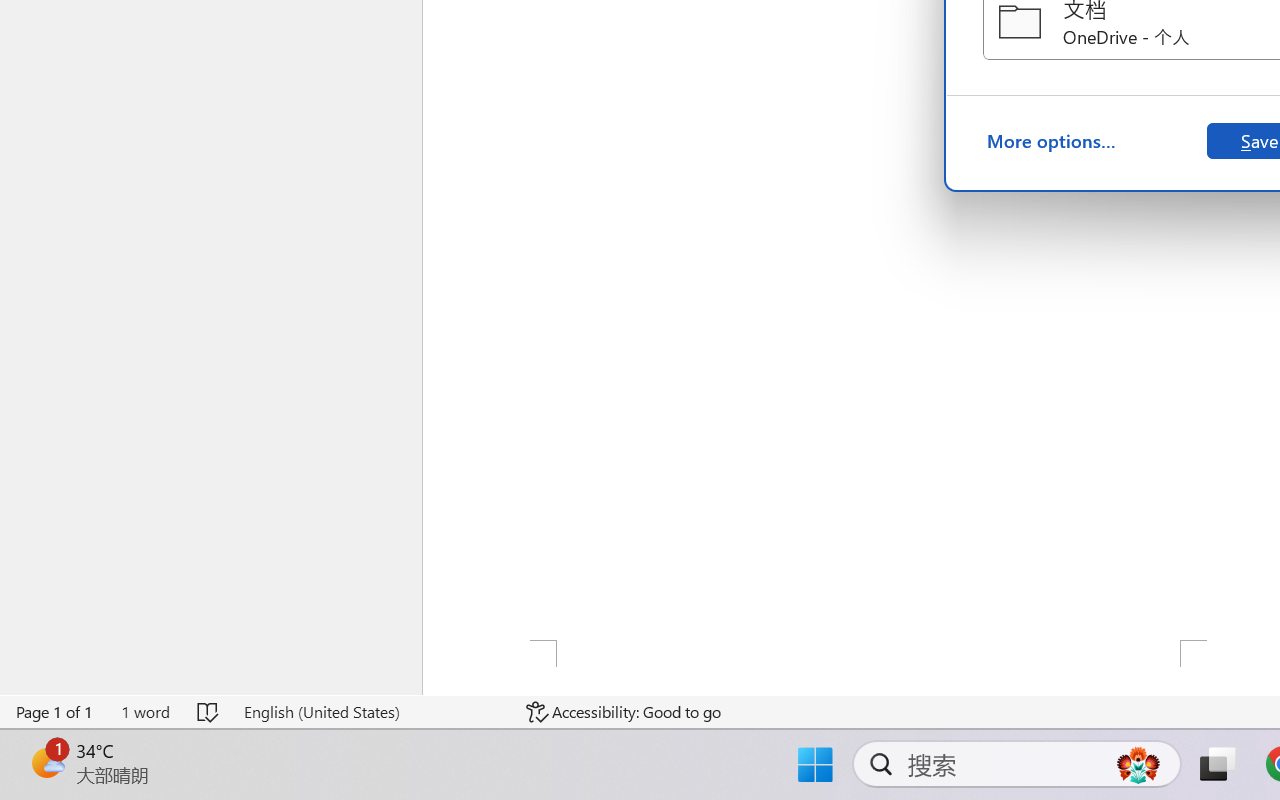 The width and height of the screenshot is (1280, 800). What do you see at coordinates (371, 711) in the screenshot?
I see `'Language English (United States)'` at bounding box center [371, 711].